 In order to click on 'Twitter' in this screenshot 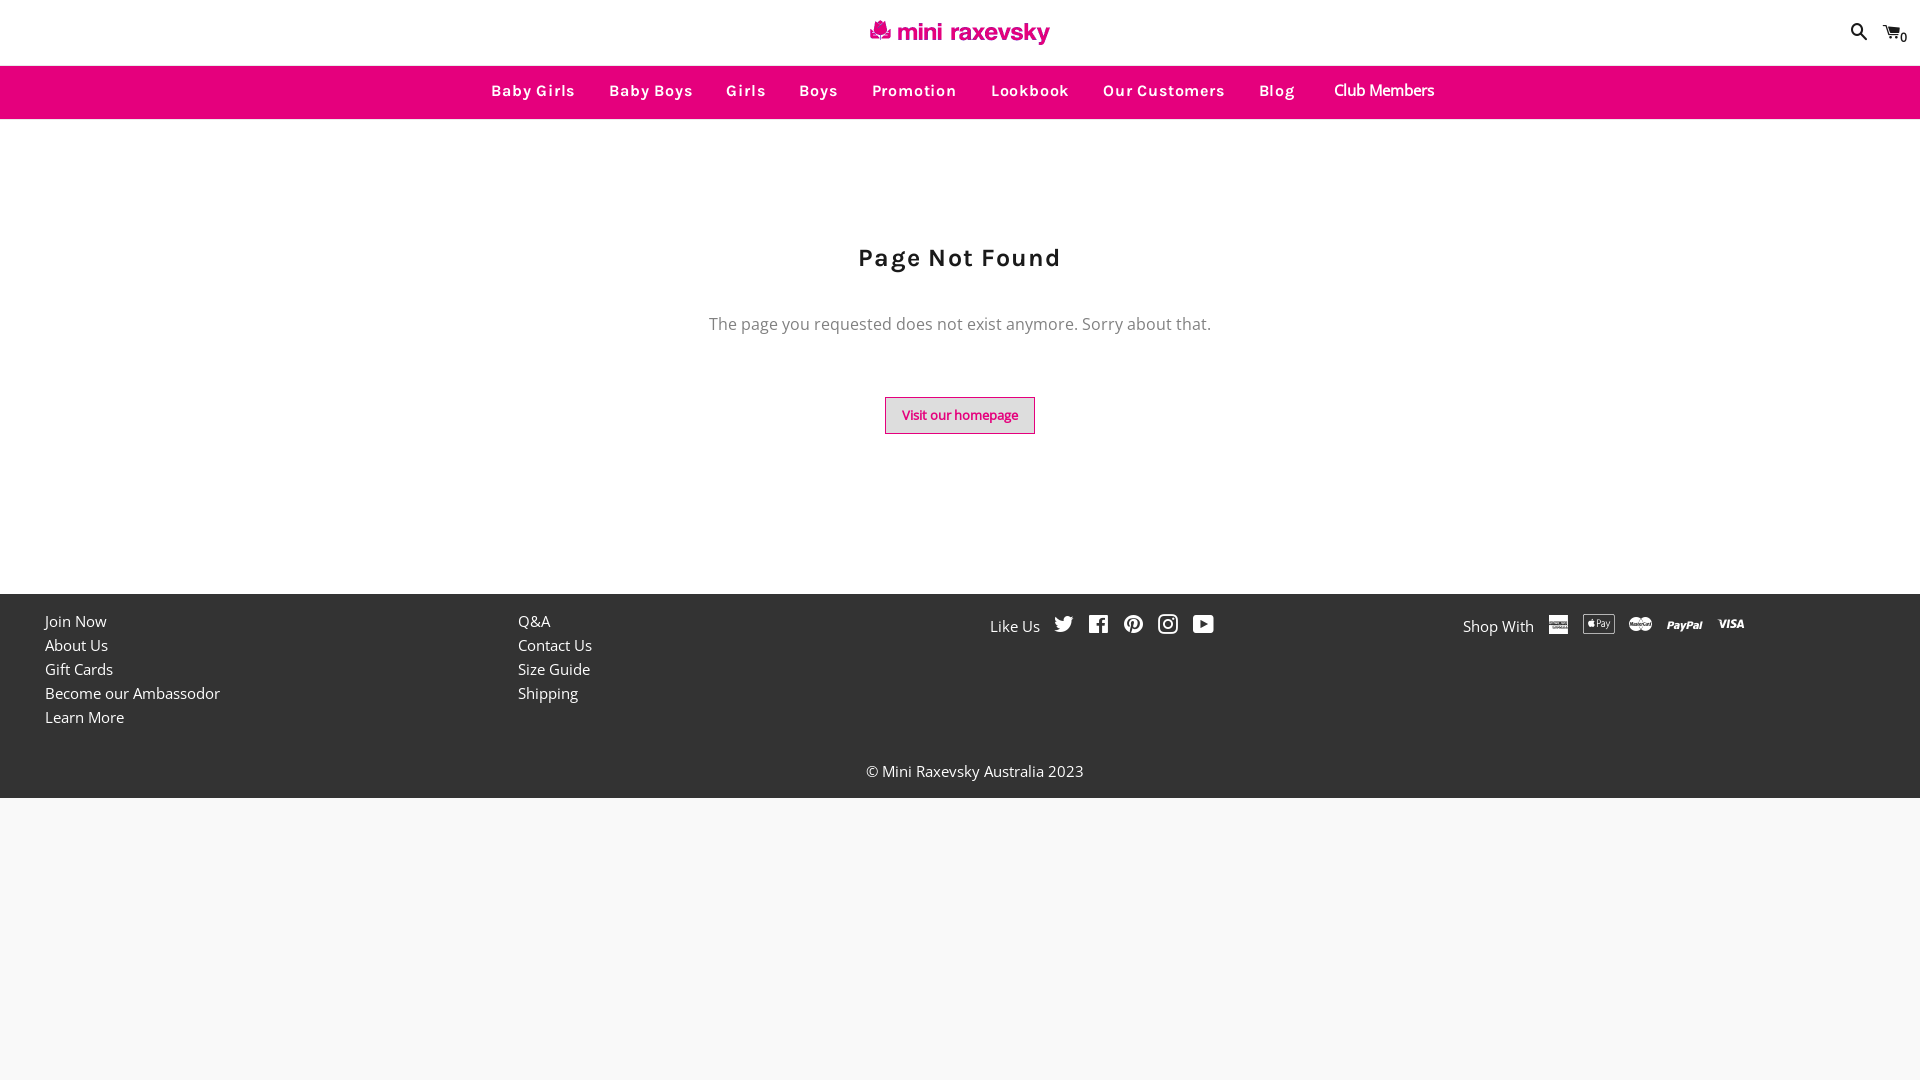, I will do `click(1063, 624)`.